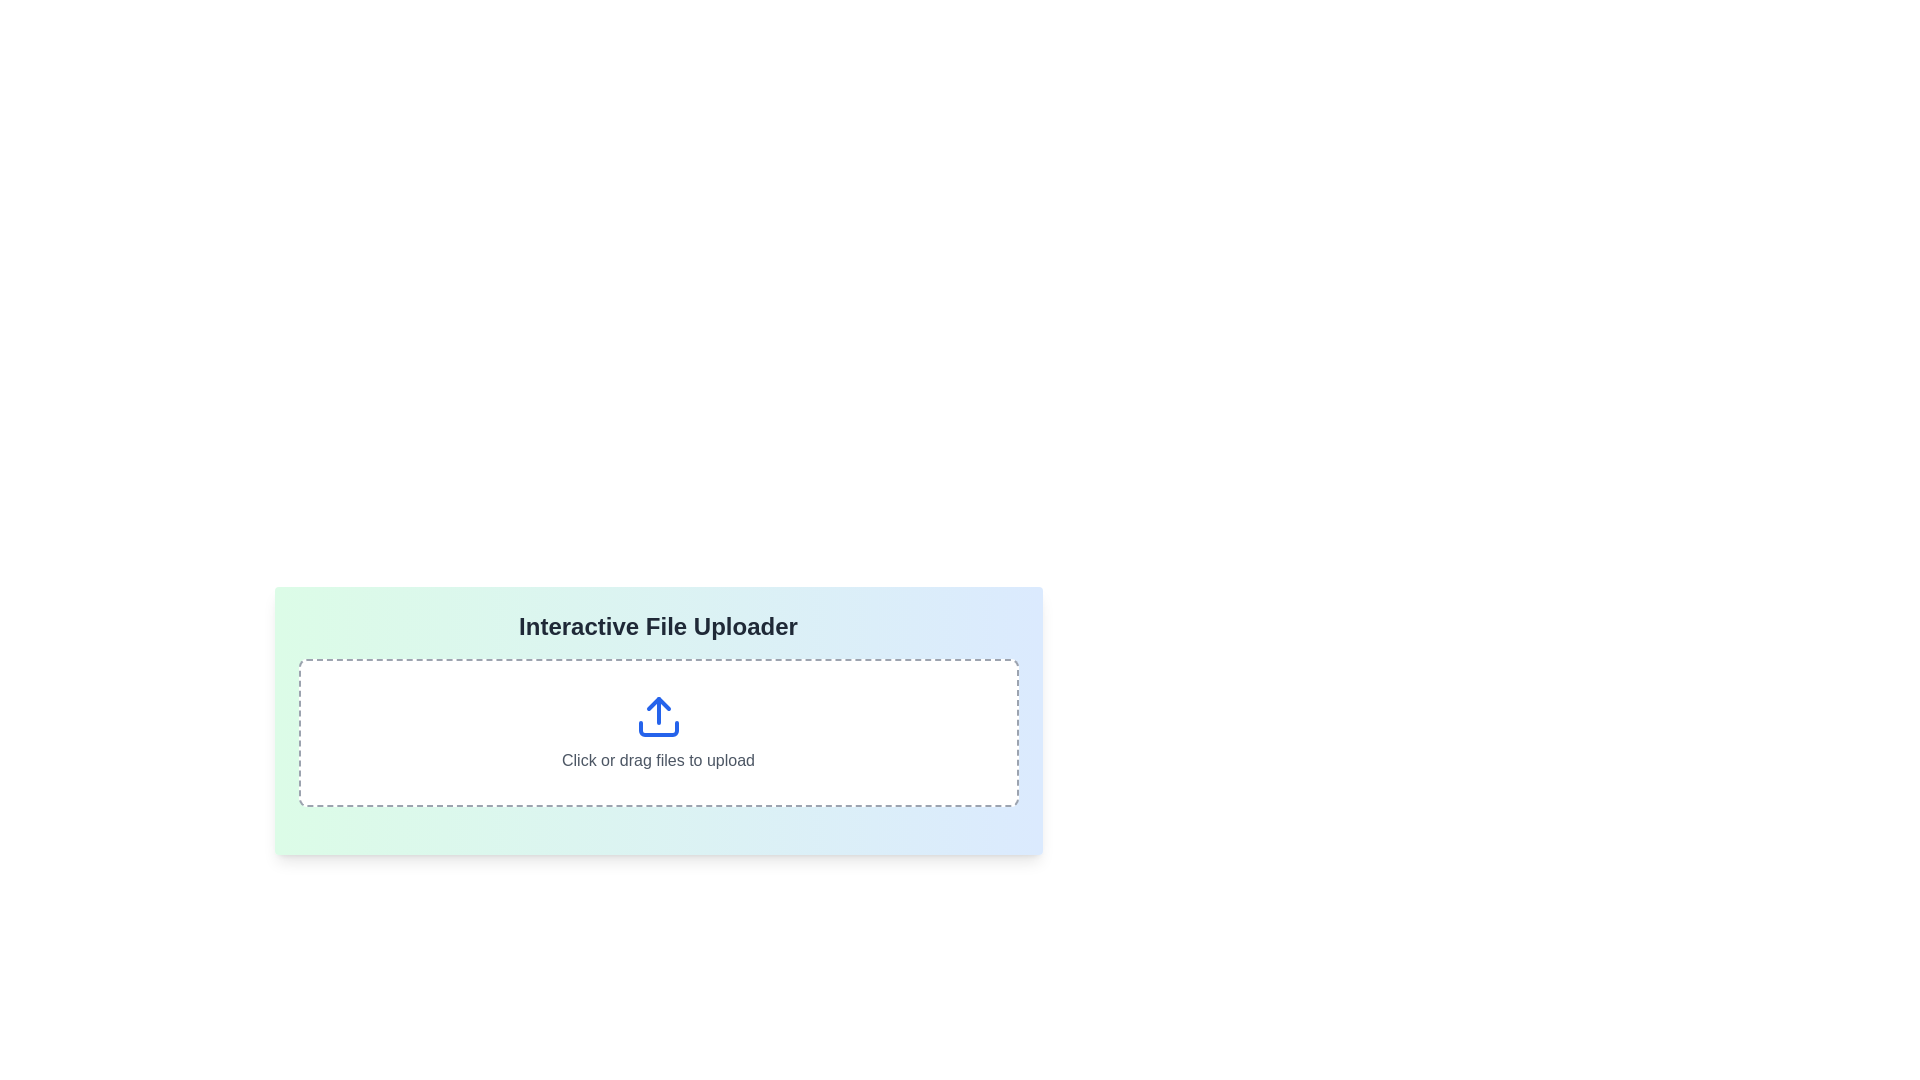 The width and height of the screenshot is (1920, 1080). What do you see at coordinates (658, 729) in the screenshot?
I see `the bottom section of the upload icon, which is a curved rectangular shape located beneath the blue upward-pointing arrow` at bounding box center [658, 729].